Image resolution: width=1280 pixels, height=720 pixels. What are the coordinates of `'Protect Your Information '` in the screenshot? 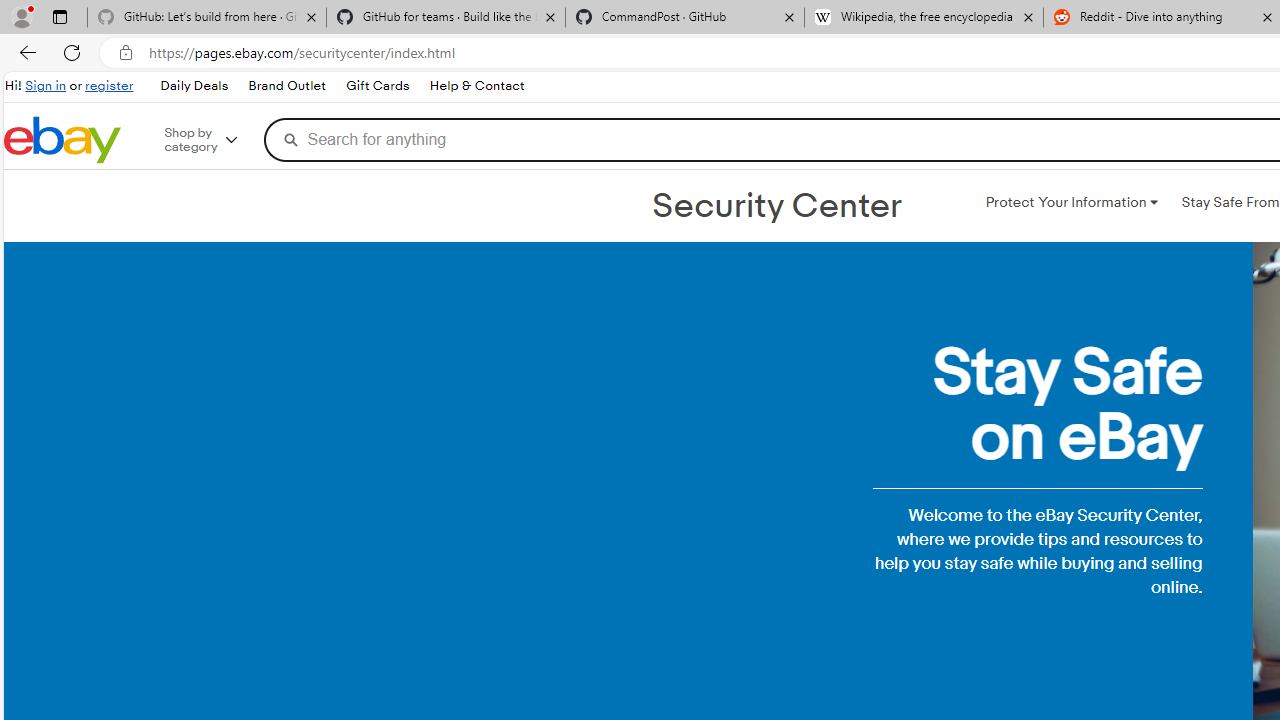 It's located at (1070, 203).